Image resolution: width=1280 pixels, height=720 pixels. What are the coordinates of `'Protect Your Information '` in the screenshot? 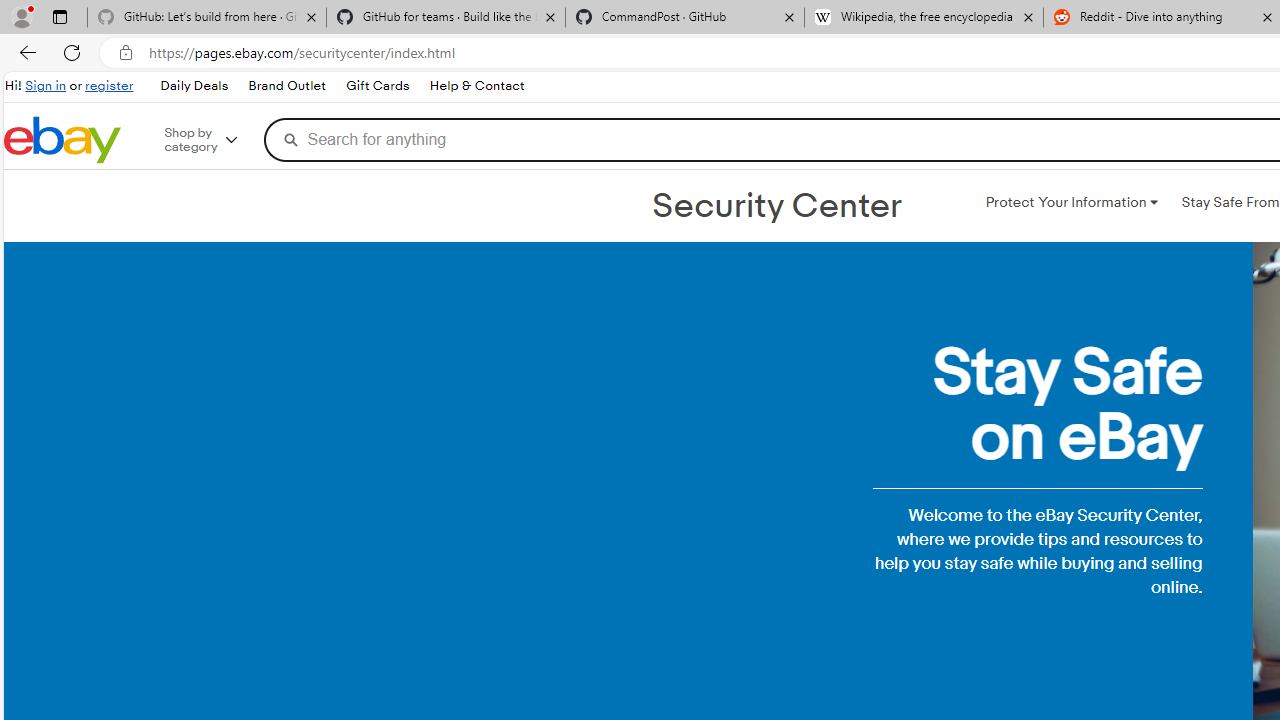 It's located at (1070, 203).